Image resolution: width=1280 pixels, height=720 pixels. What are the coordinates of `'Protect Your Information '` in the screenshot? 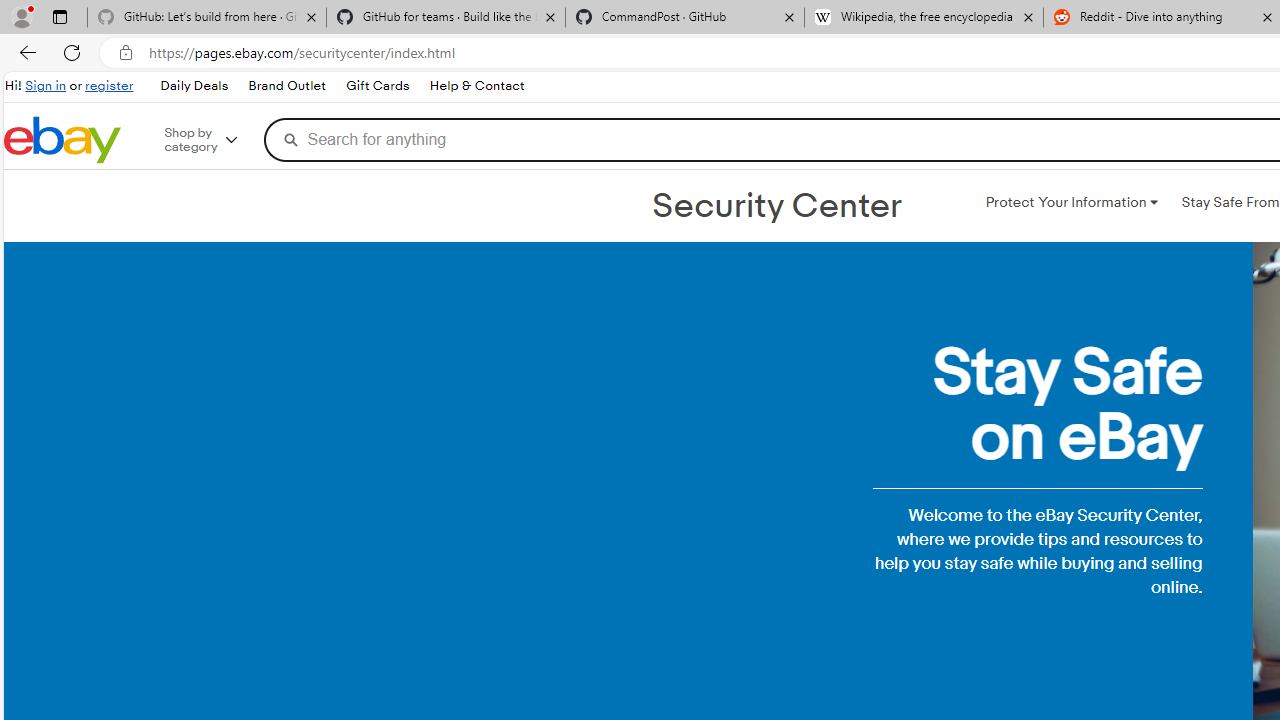 It's located at (1070, 203).